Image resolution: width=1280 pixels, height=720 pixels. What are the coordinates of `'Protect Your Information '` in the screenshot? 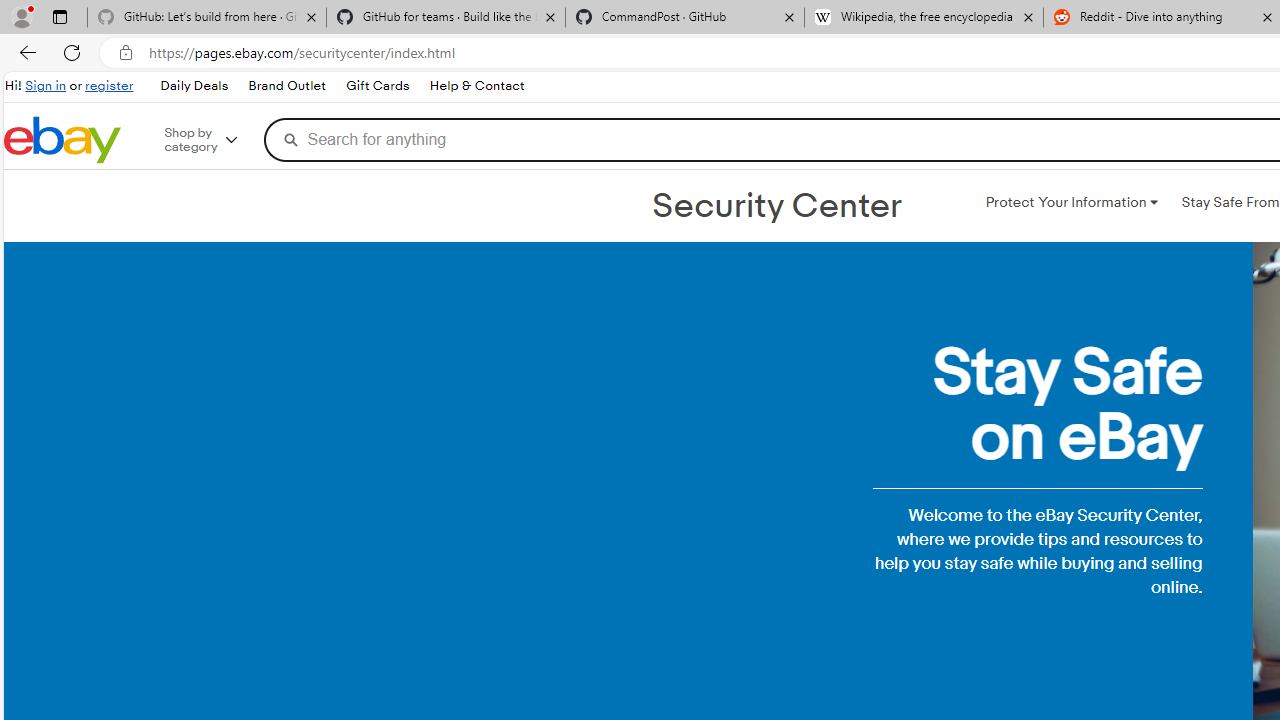 It's located at (1070, 203).